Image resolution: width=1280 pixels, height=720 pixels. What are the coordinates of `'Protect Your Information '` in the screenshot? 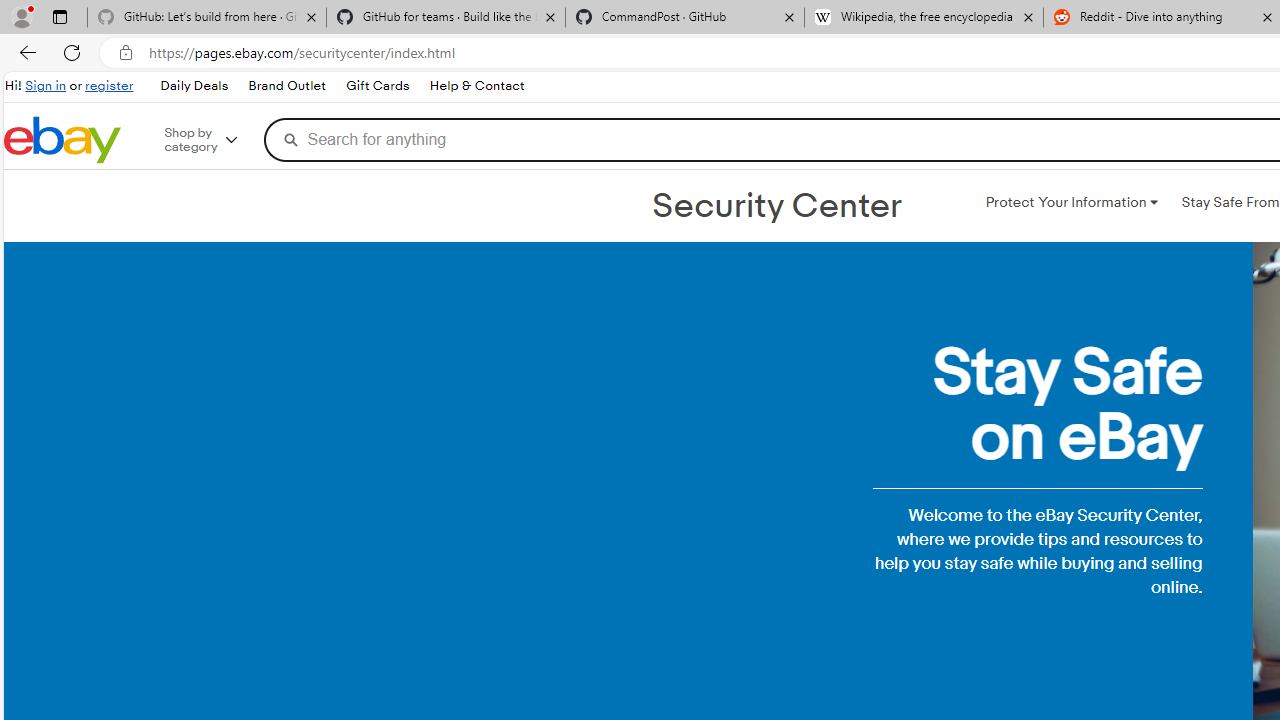 It's located at (1070, 203).